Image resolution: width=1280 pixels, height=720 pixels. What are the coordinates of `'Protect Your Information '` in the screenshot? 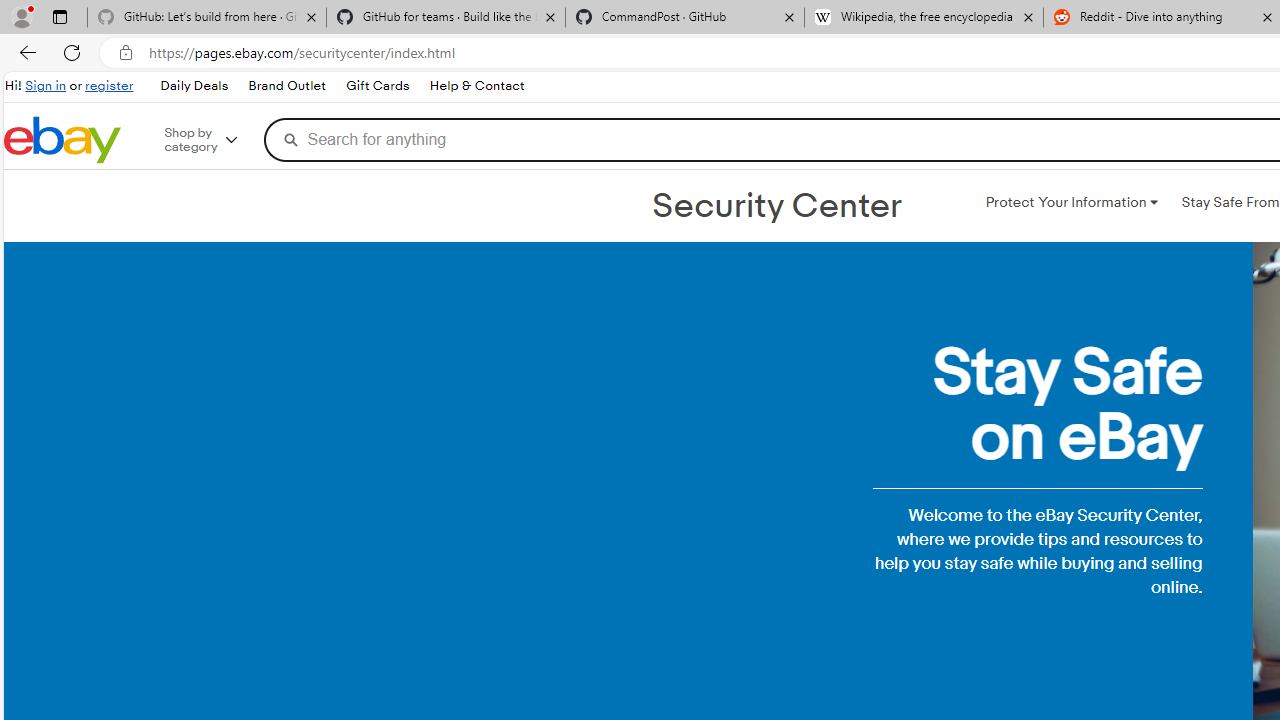 It's located at (1070, 203).